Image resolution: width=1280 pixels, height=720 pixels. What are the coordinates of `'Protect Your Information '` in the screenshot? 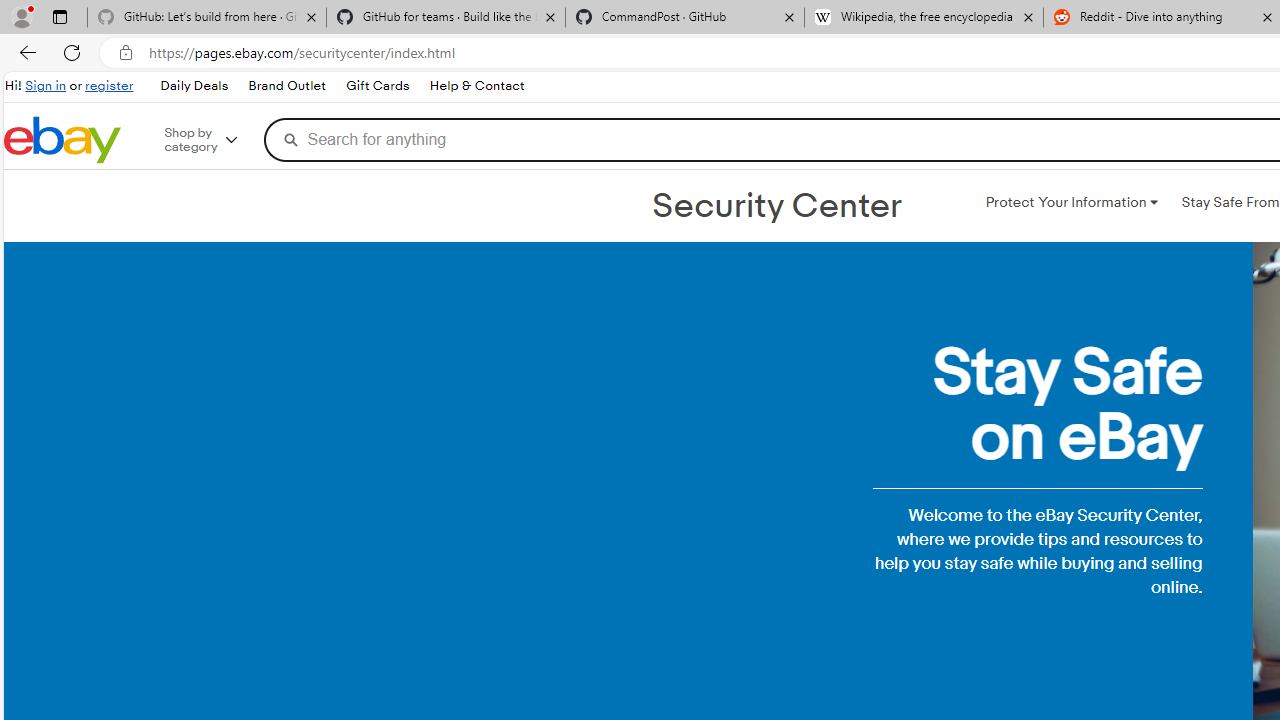 It's located at (1070, 203).